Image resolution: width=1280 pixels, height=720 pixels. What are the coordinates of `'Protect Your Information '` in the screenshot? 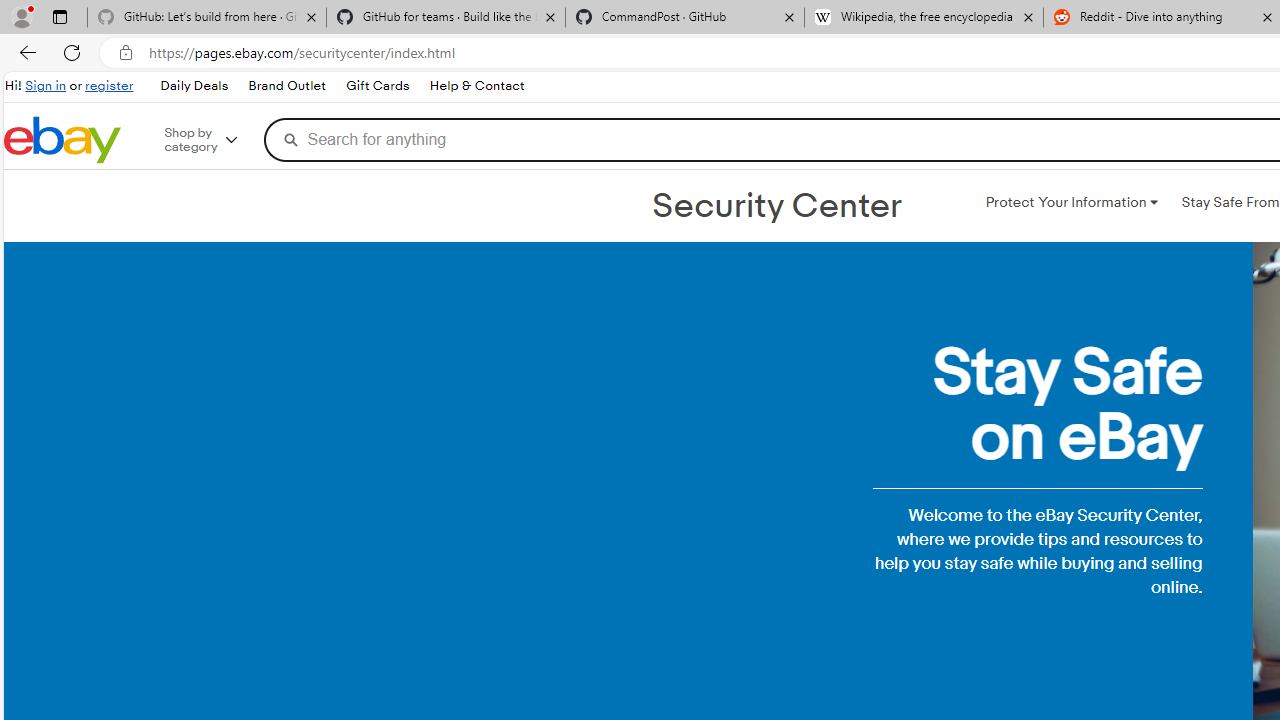 It's located at (1070, 203).